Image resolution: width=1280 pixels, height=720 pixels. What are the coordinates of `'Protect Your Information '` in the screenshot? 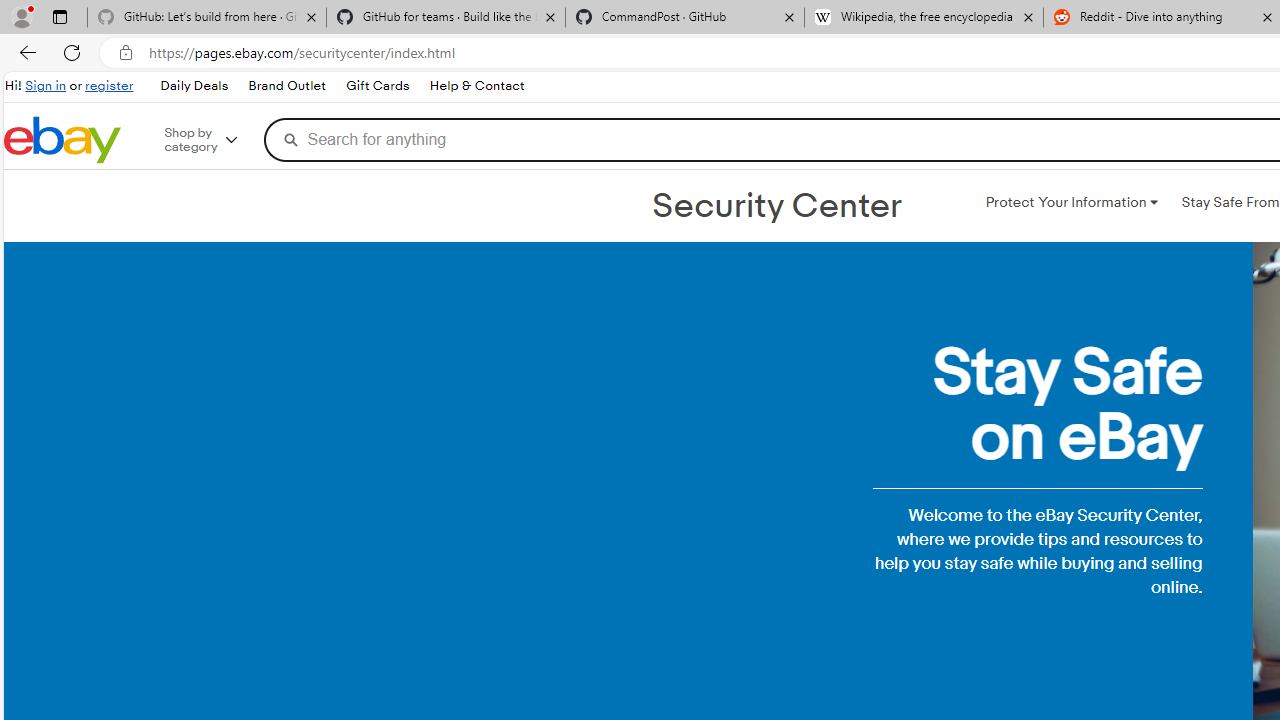 It's located at (1070, 203).